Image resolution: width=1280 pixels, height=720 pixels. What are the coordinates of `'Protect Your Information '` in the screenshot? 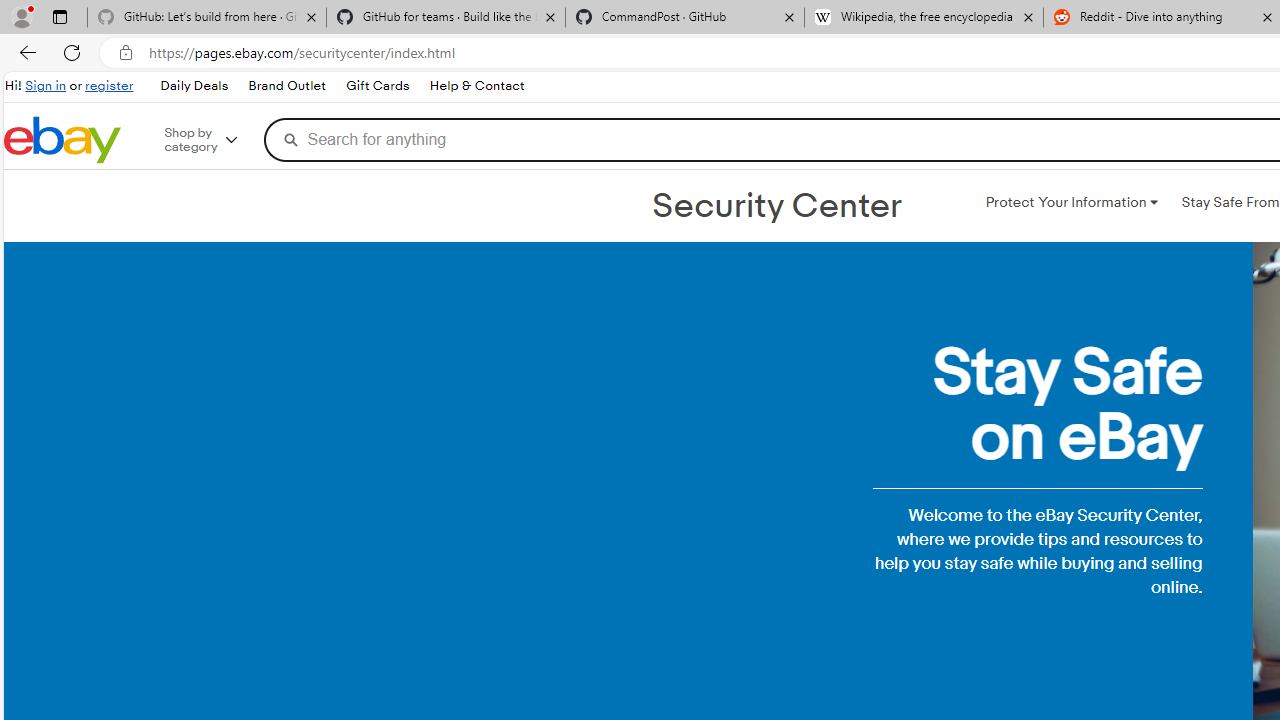 It's located at (1070, 203).